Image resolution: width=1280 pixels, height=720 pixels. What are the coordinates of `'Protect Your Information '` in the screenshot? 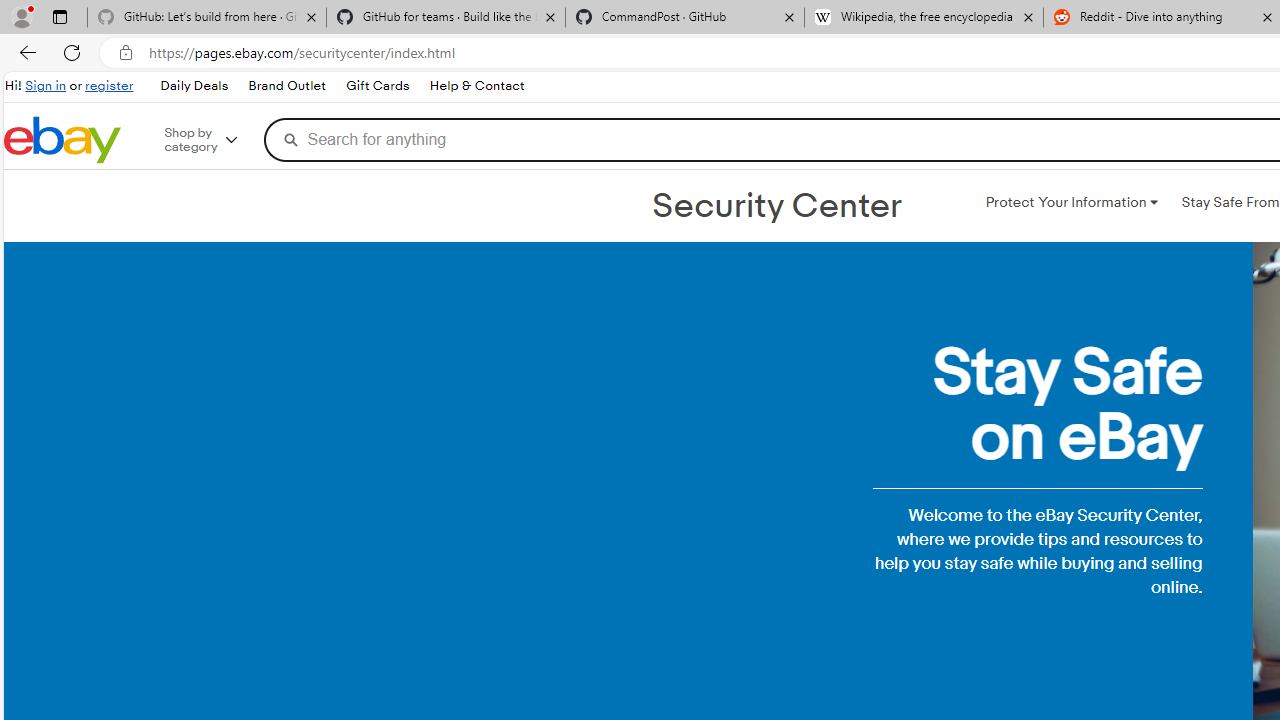 It's located at (1070, 203).